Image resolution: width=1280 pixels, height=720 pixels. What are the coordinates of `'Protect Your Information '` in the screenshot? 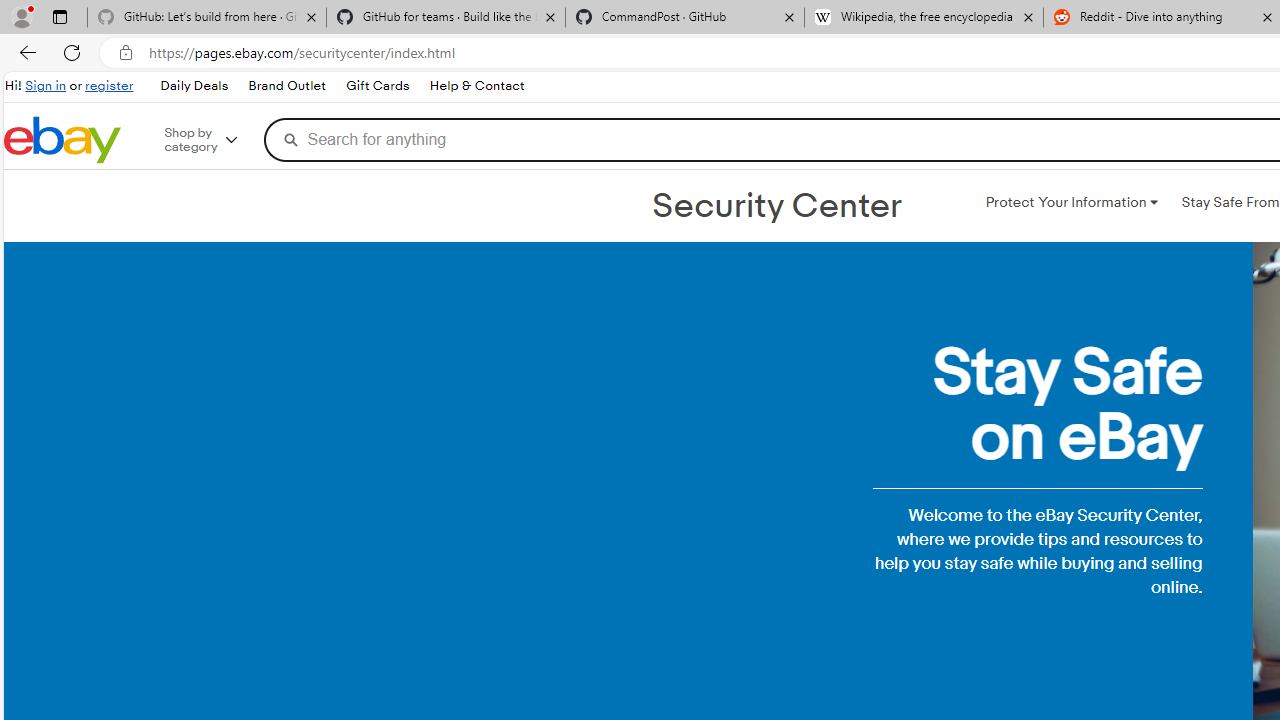 It's located at (1070, 203).